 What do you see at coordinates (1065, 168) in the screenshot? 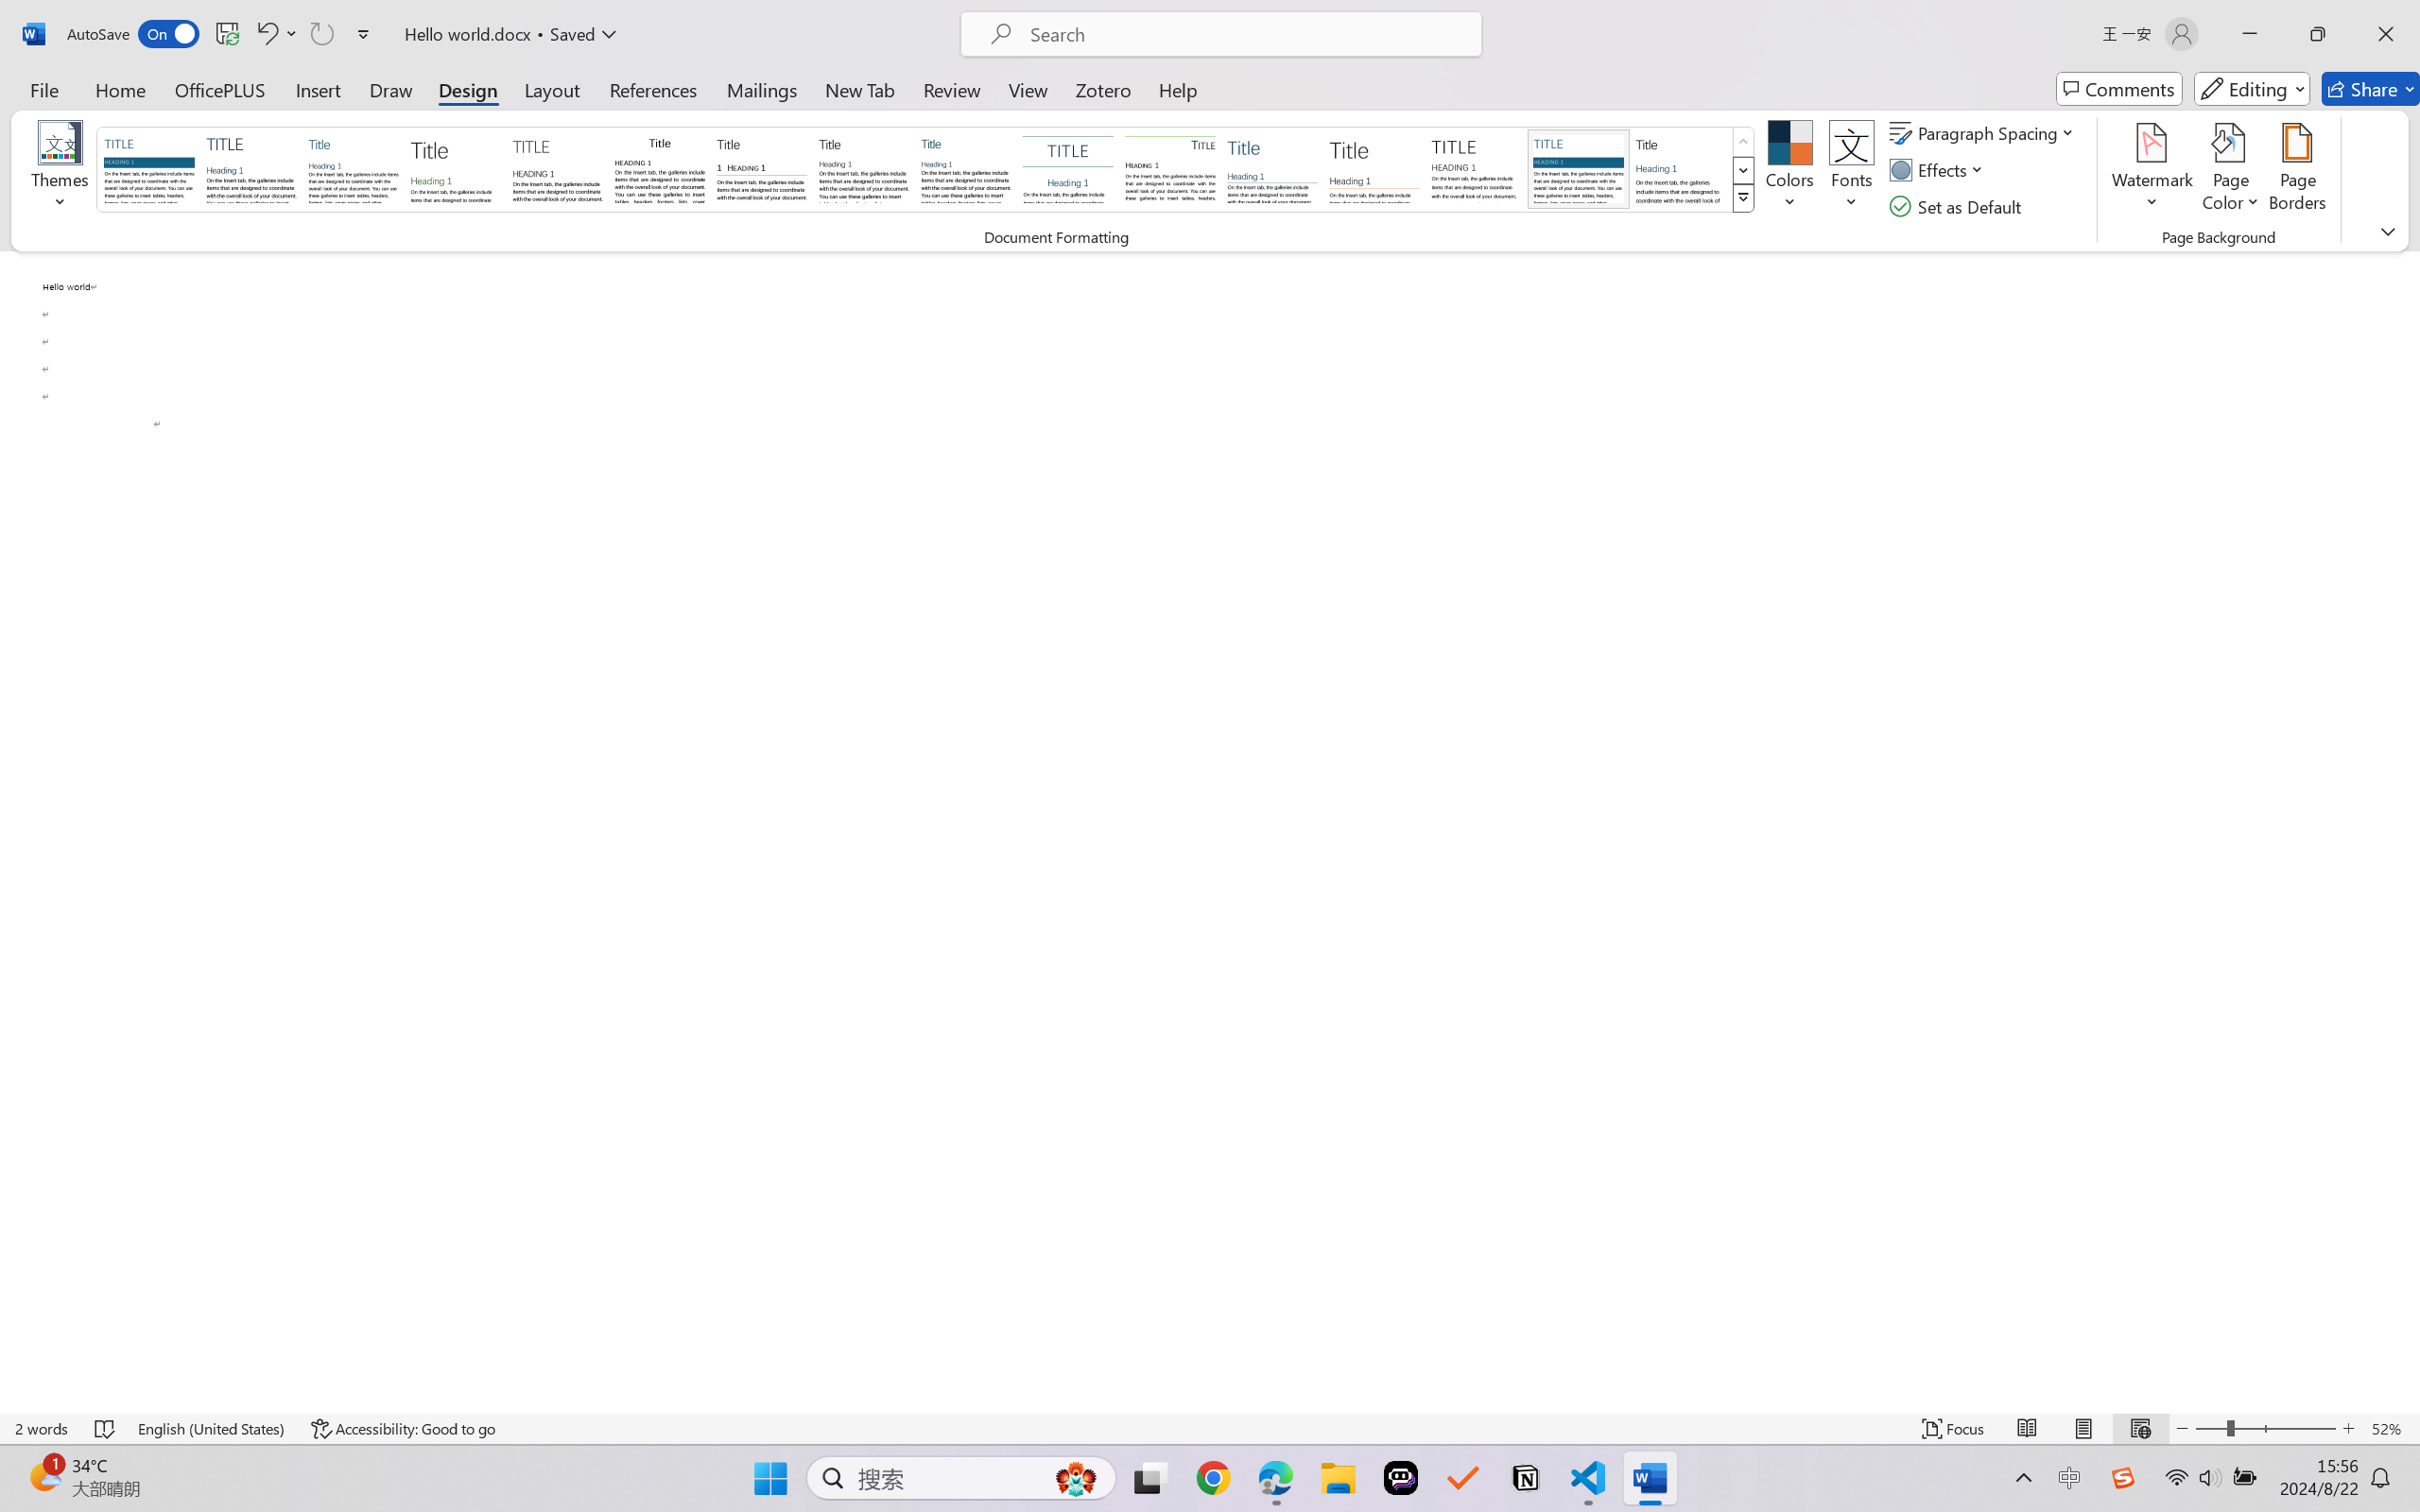
I see `'Centered'` at bounding box center [1065, 168].